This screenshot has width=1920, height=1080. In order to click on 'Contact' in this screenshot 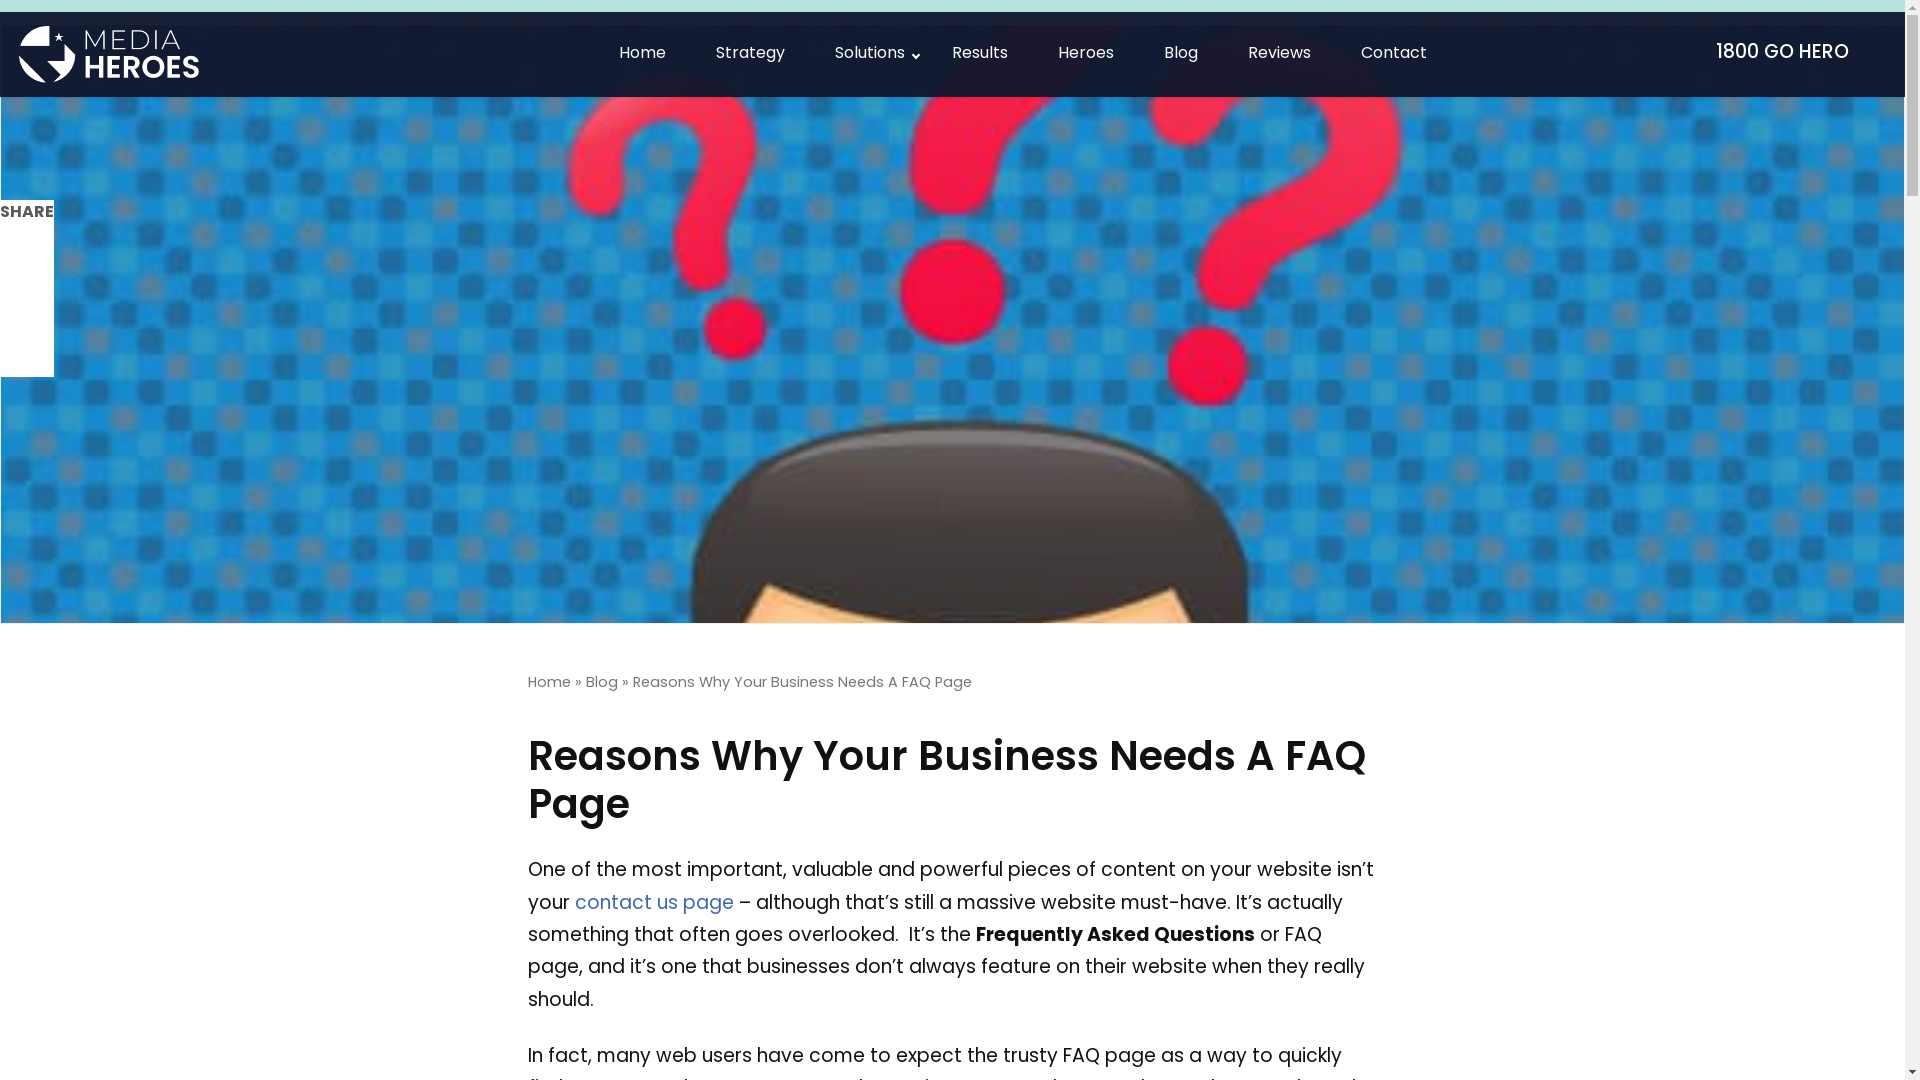, I will do `click(1392, 53)`.